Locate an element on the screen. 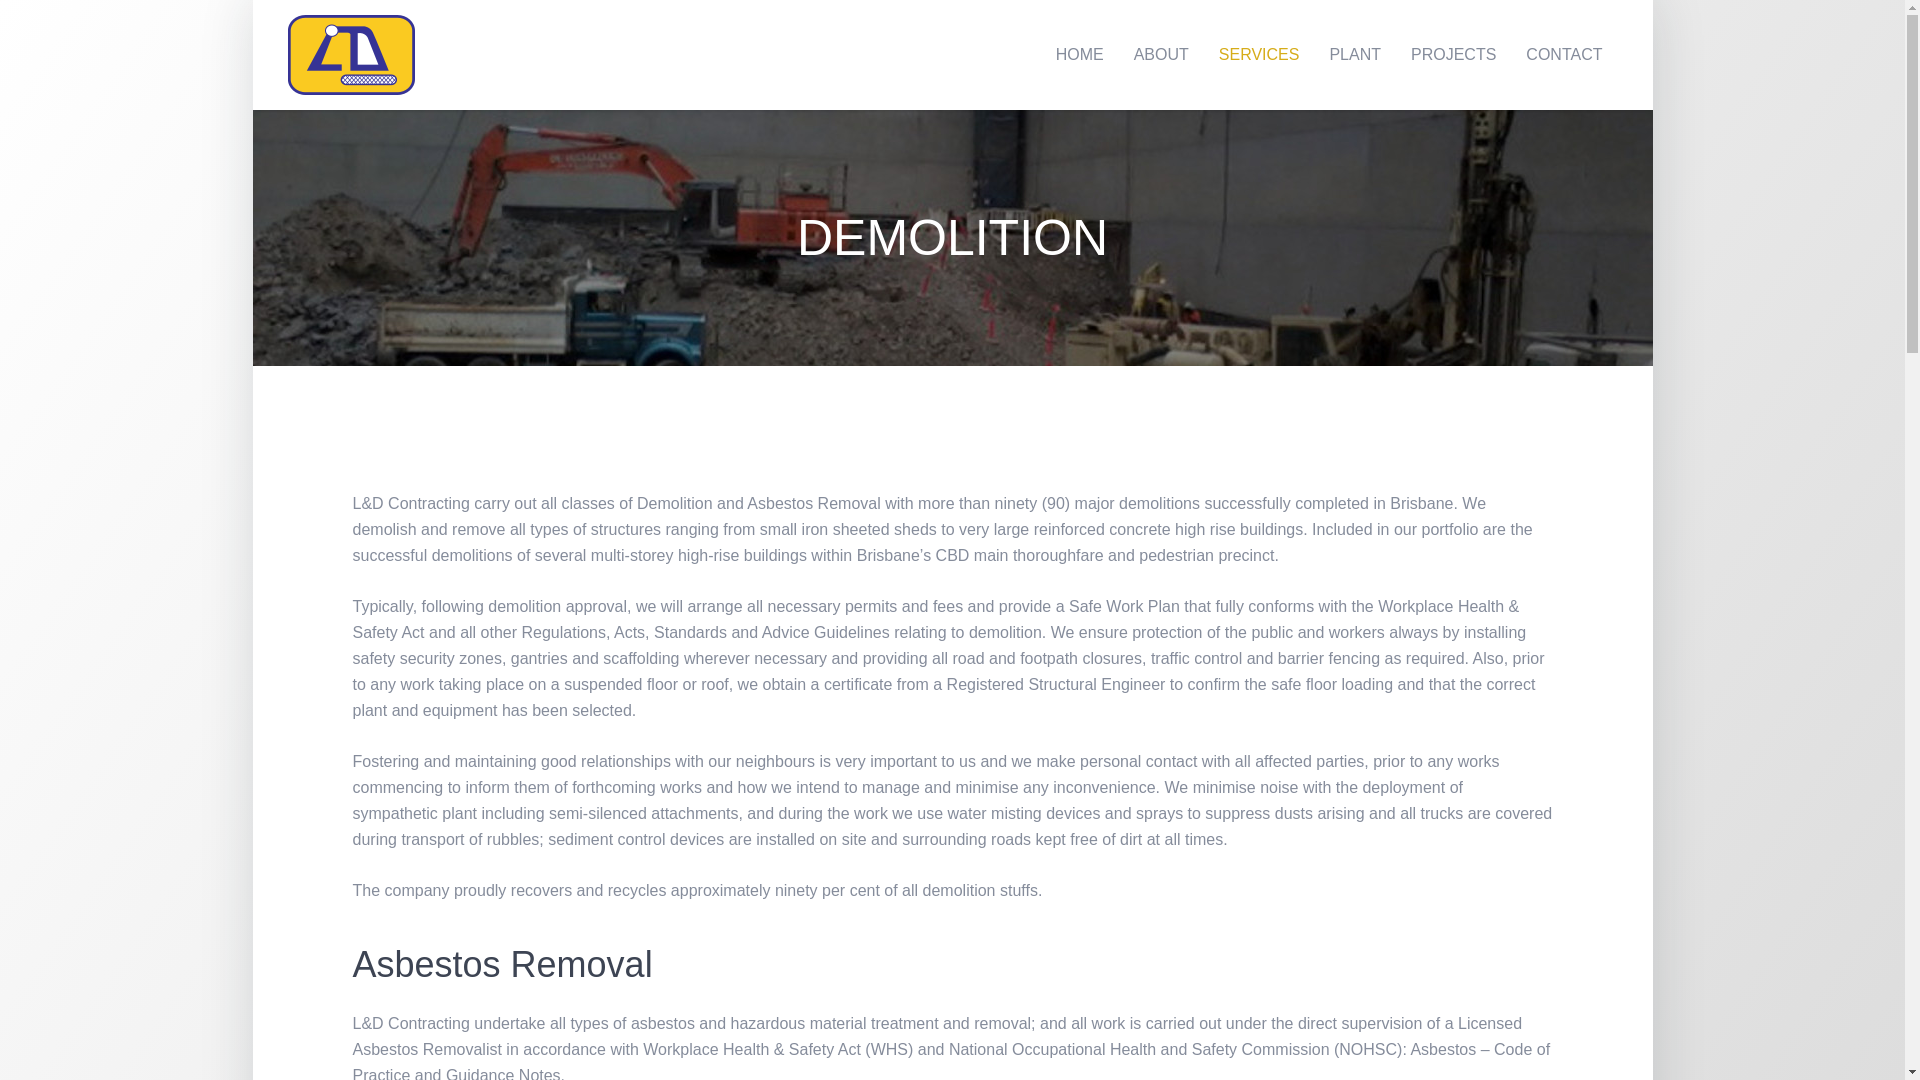 The image size is (1920, 1080). 'PROJECTS' is located at coordinates (1453, 53).